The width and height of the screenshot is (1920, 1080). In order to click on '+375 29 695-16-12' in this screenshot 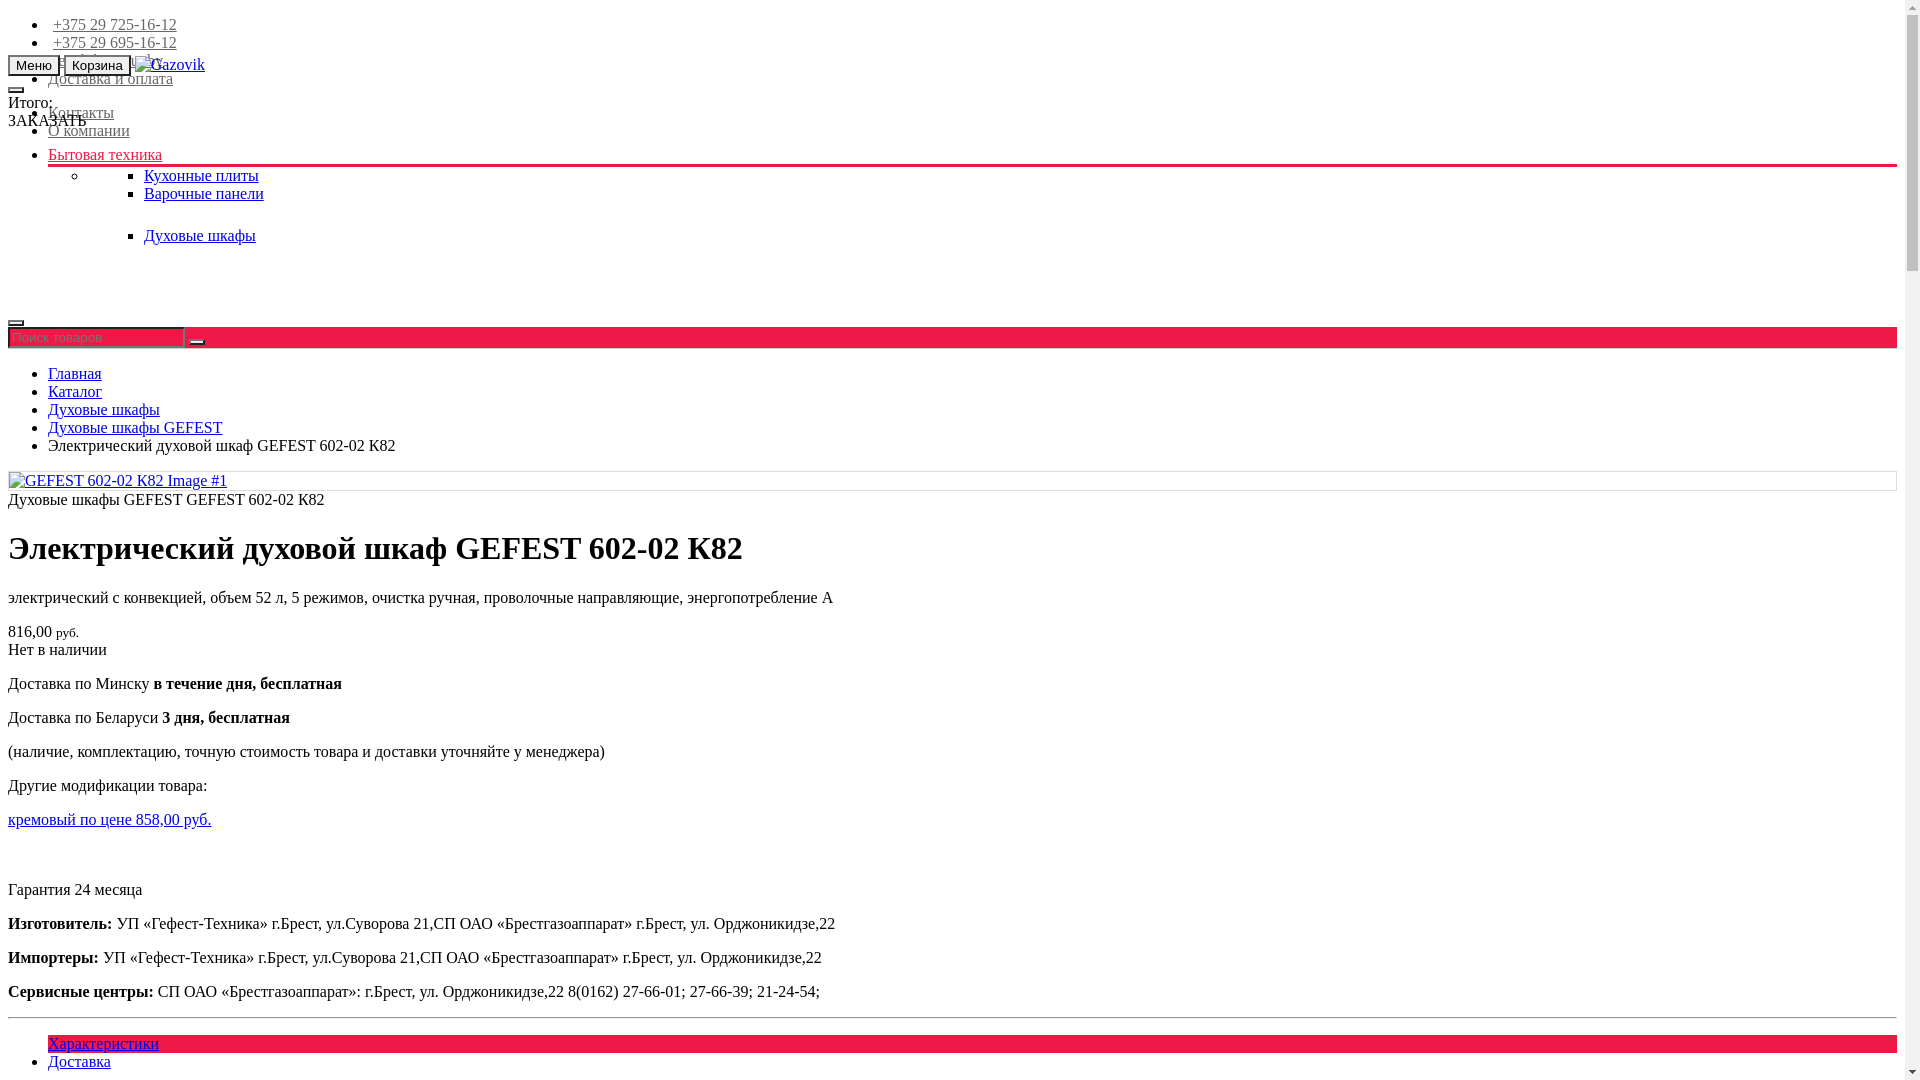, I will do `click(111, 42)`.